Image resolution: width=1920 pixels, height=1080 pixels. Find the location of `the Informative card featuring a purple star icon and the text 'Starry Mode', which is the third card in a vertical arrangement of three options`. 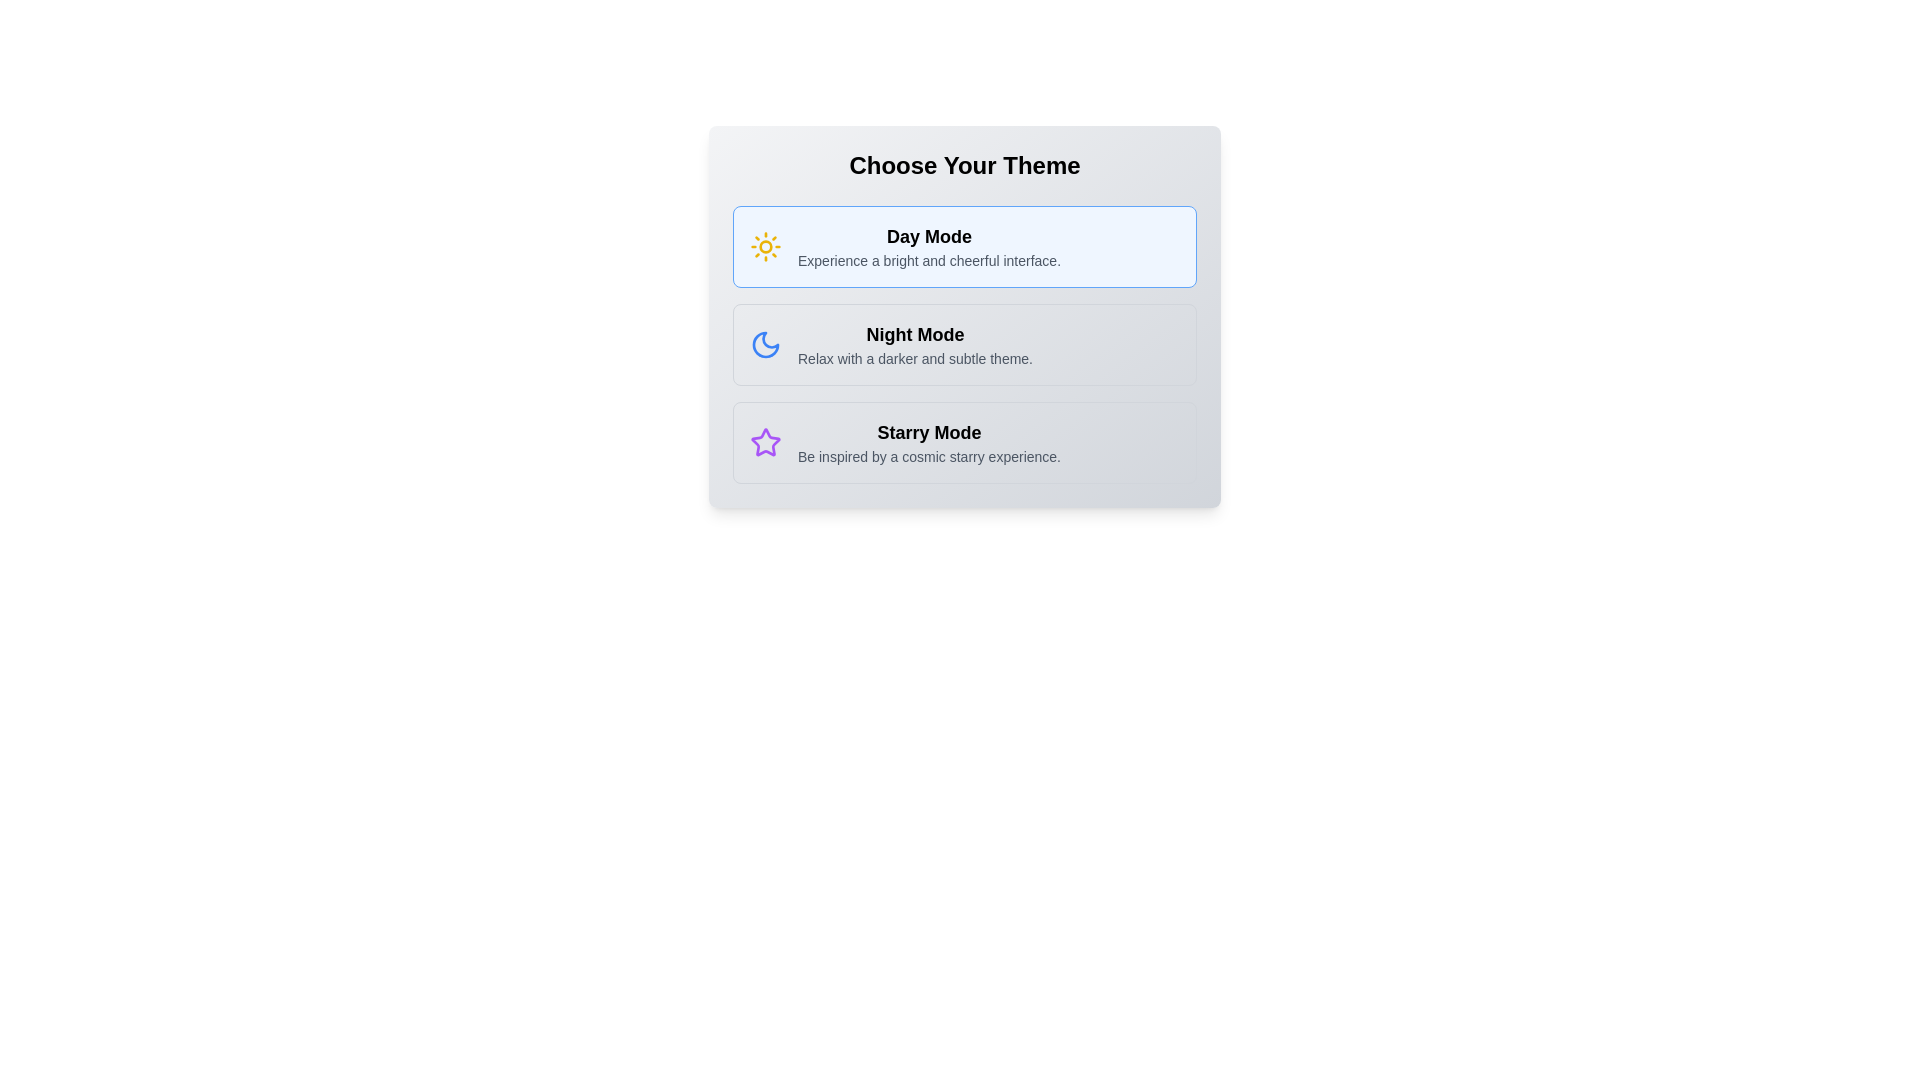

the Informative card featuring a purple star icon and the text 'Starry Mode', which is the third card in a vertical arrangement of three options is located at coordinates (964, 442).